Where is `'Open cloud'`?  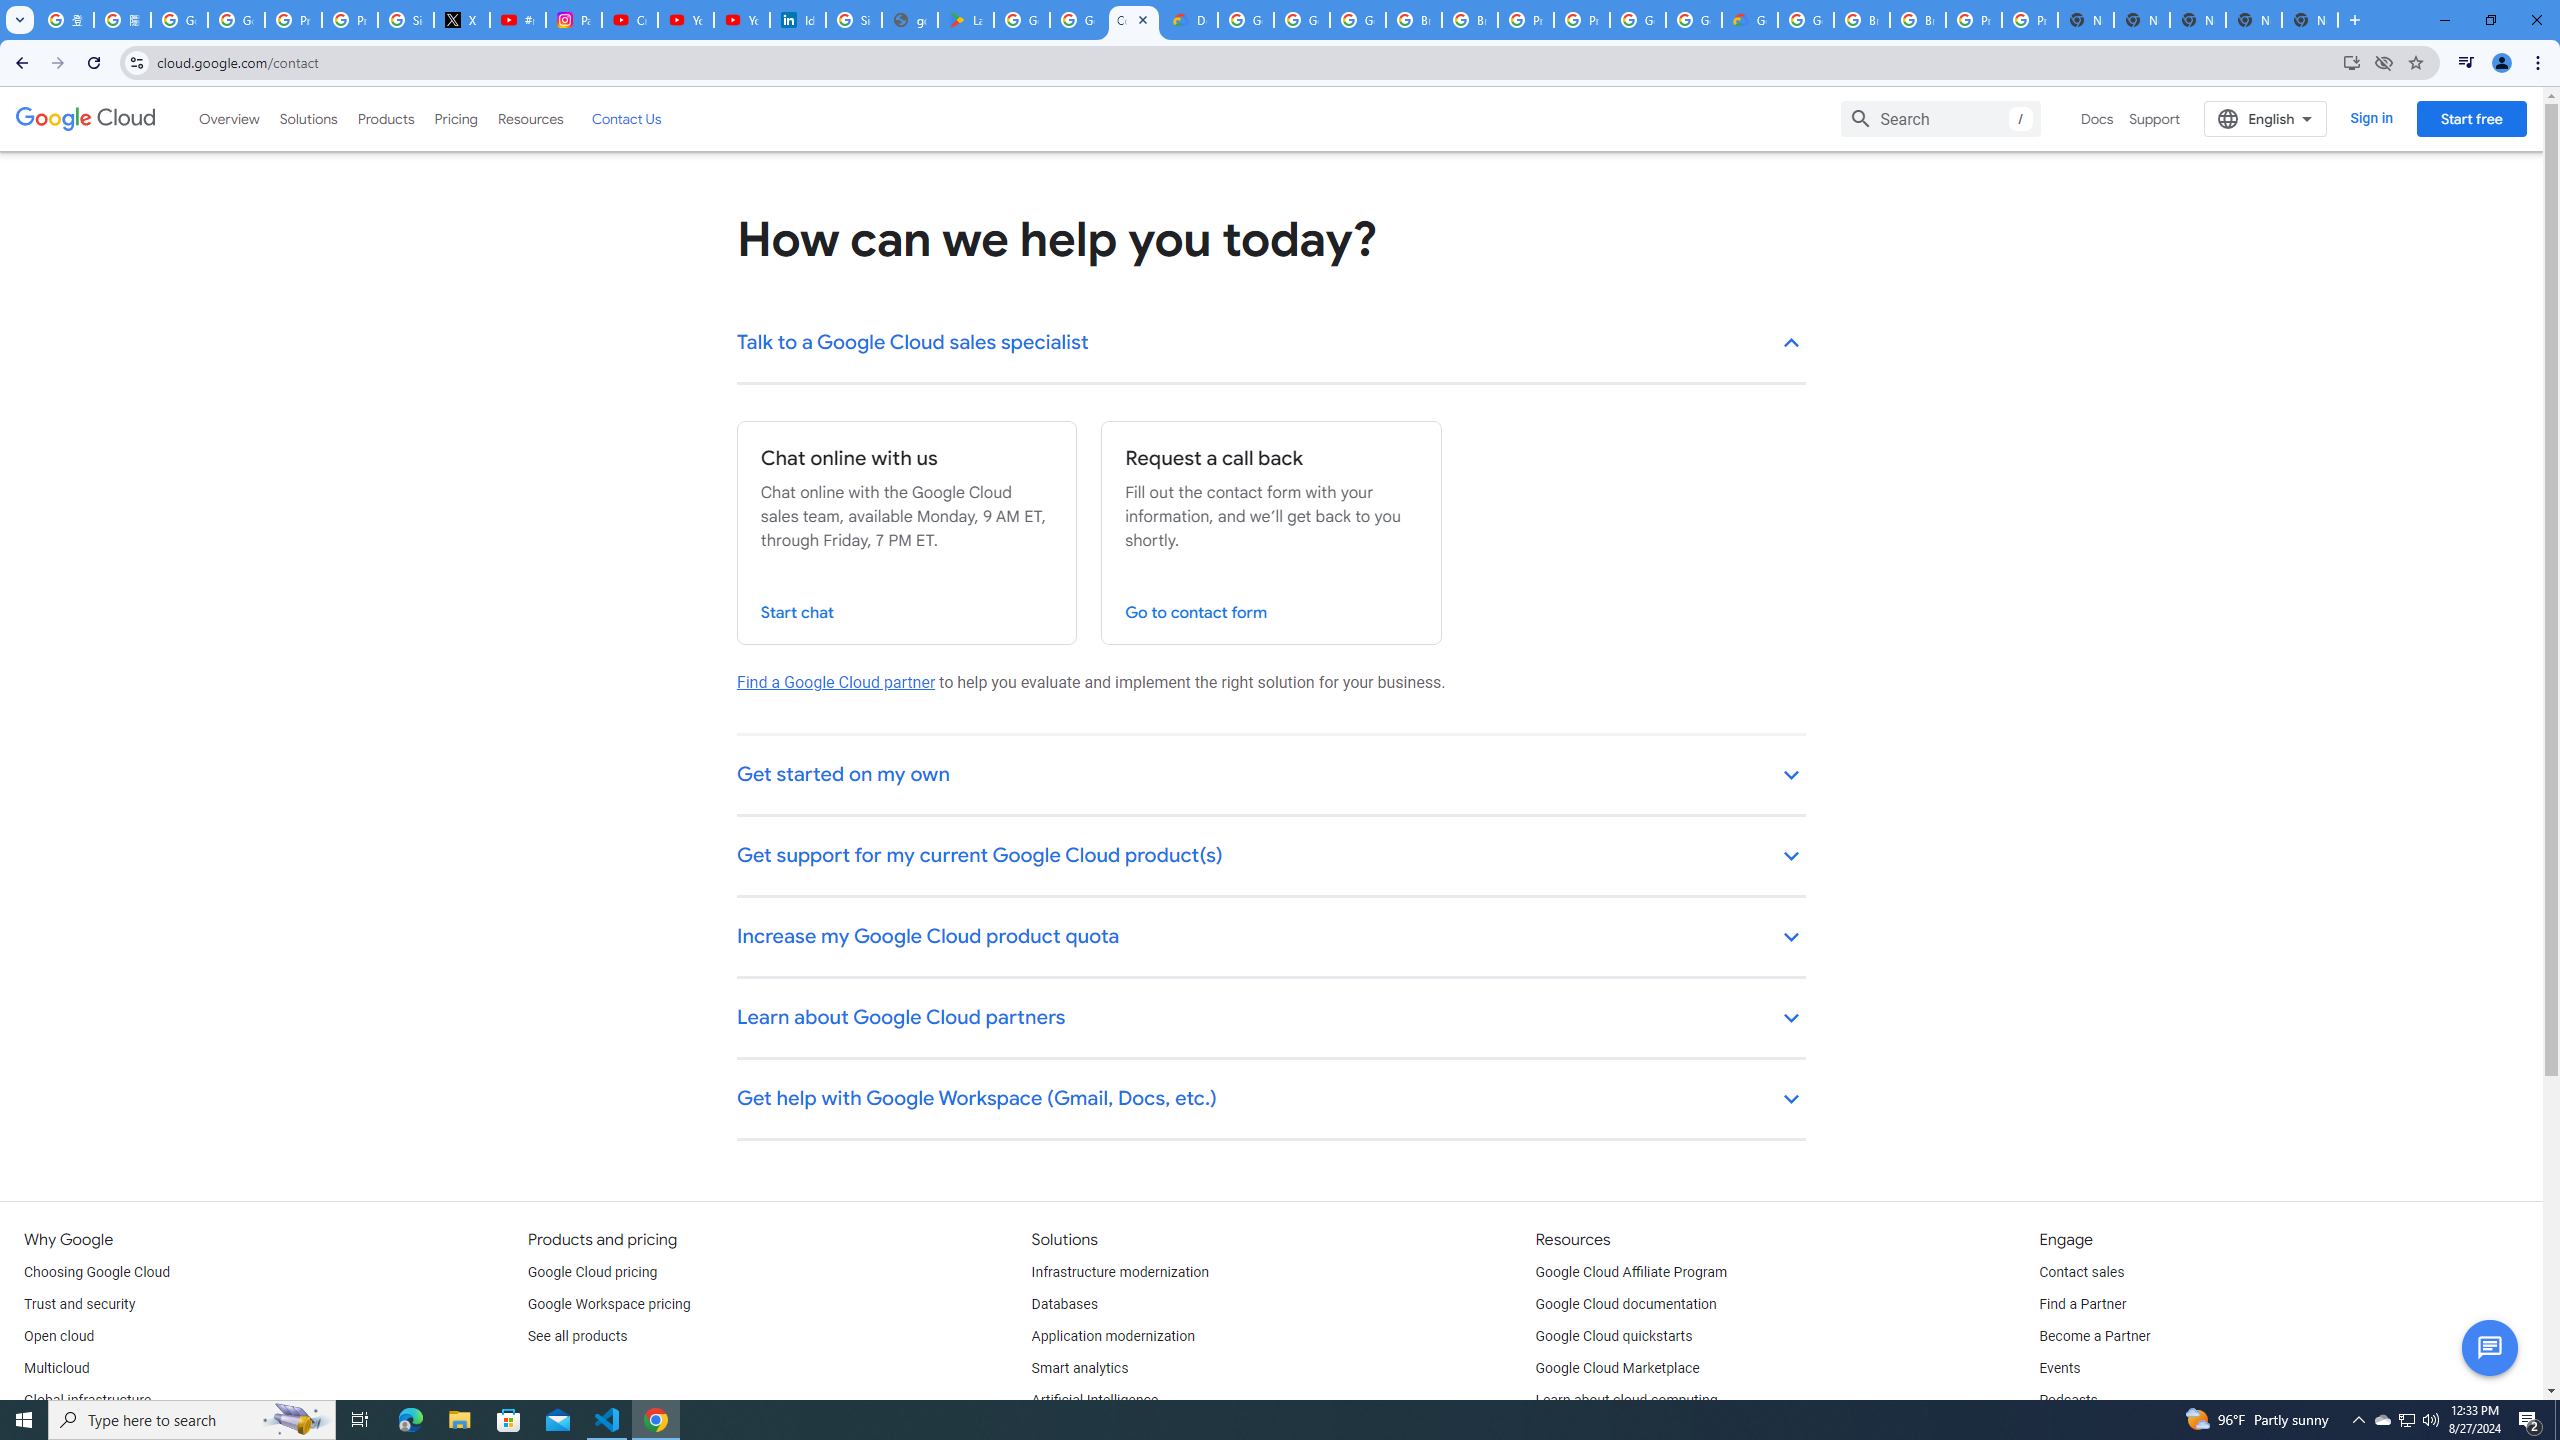
'Open cloud' is located at coordinates (57, 1336).